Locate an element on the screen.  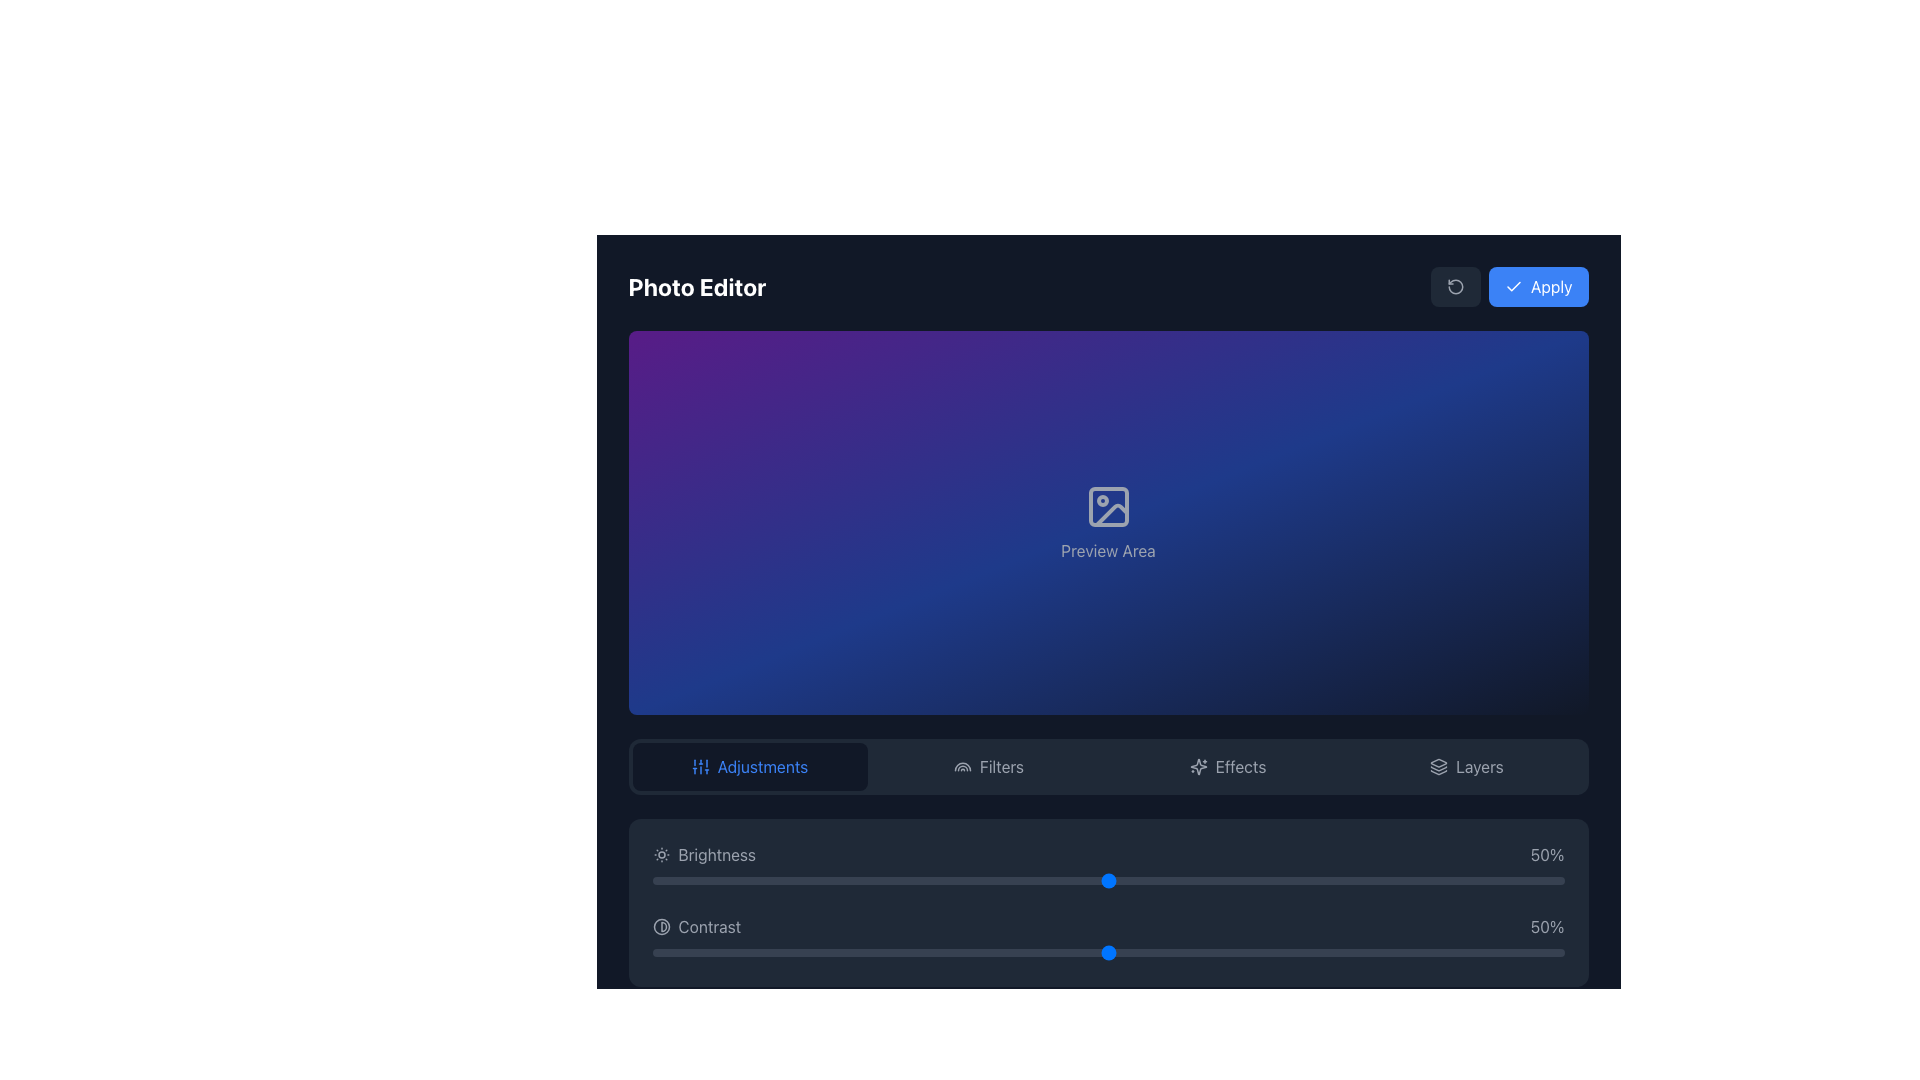
the central star-like icon with multiple arms styled in dark gradient tones located in the top-right quadrant of the interface is located at coordinates (1198, 766).